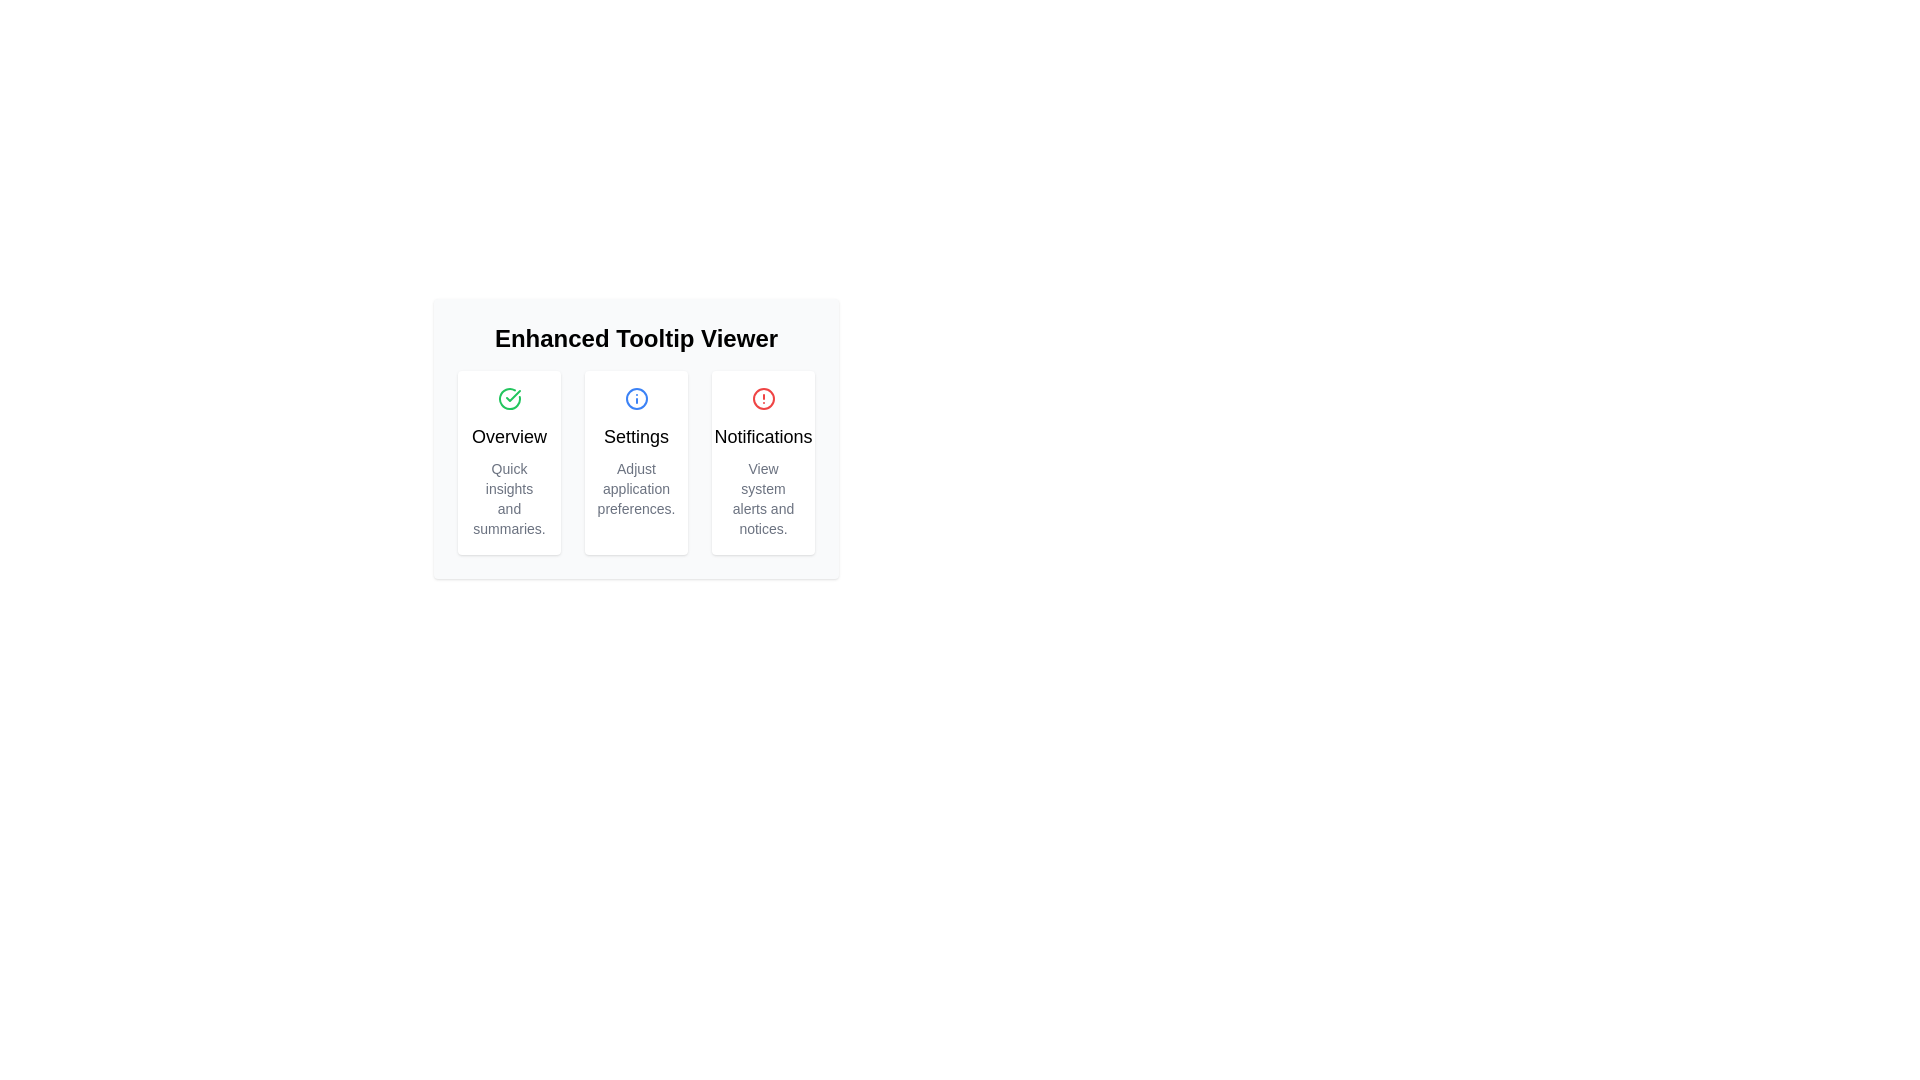  What do you see at coordinates (762, 398) in the screenshot?
I see `the alert or warning icon located above the 'Notifications' title within the 'Notifications' card` at bounding box center [762, 398].